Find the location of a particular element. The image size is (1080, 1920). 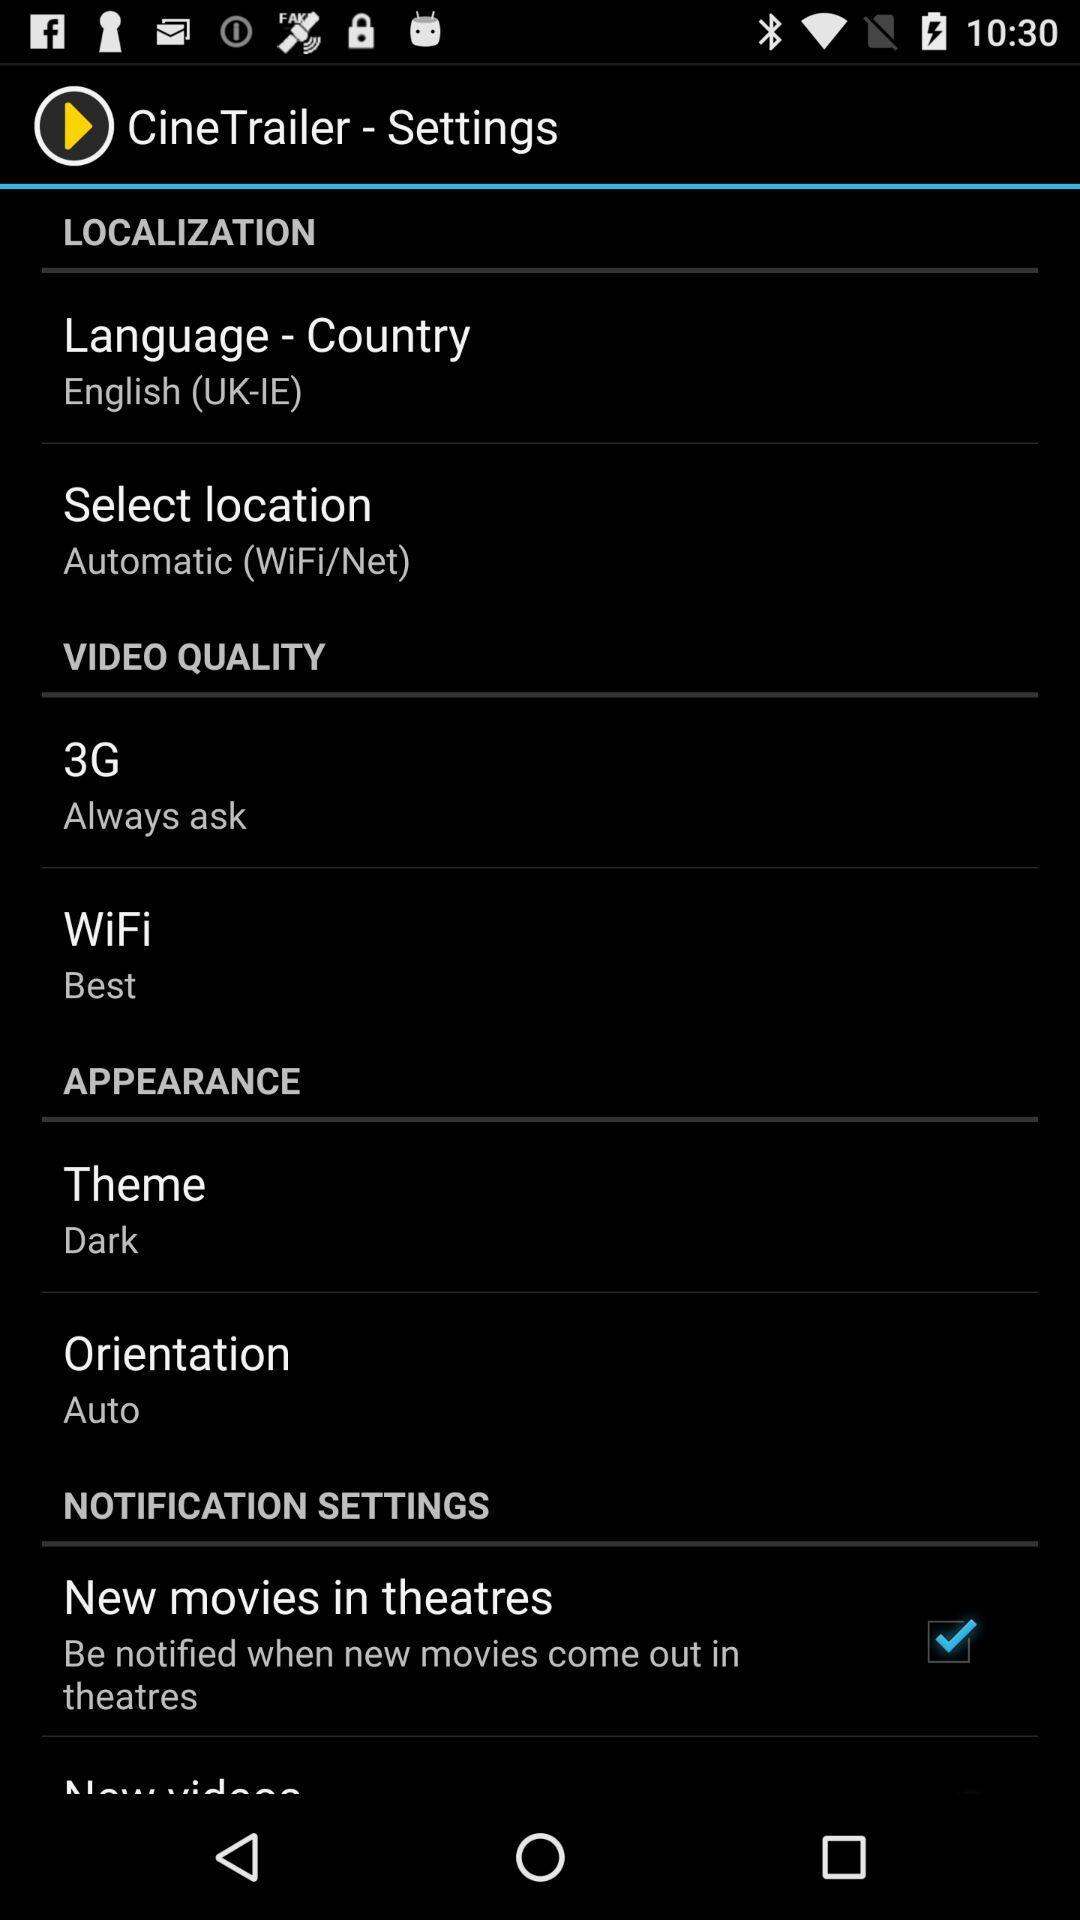

the app above dark is located at coordinates (134, 1182).